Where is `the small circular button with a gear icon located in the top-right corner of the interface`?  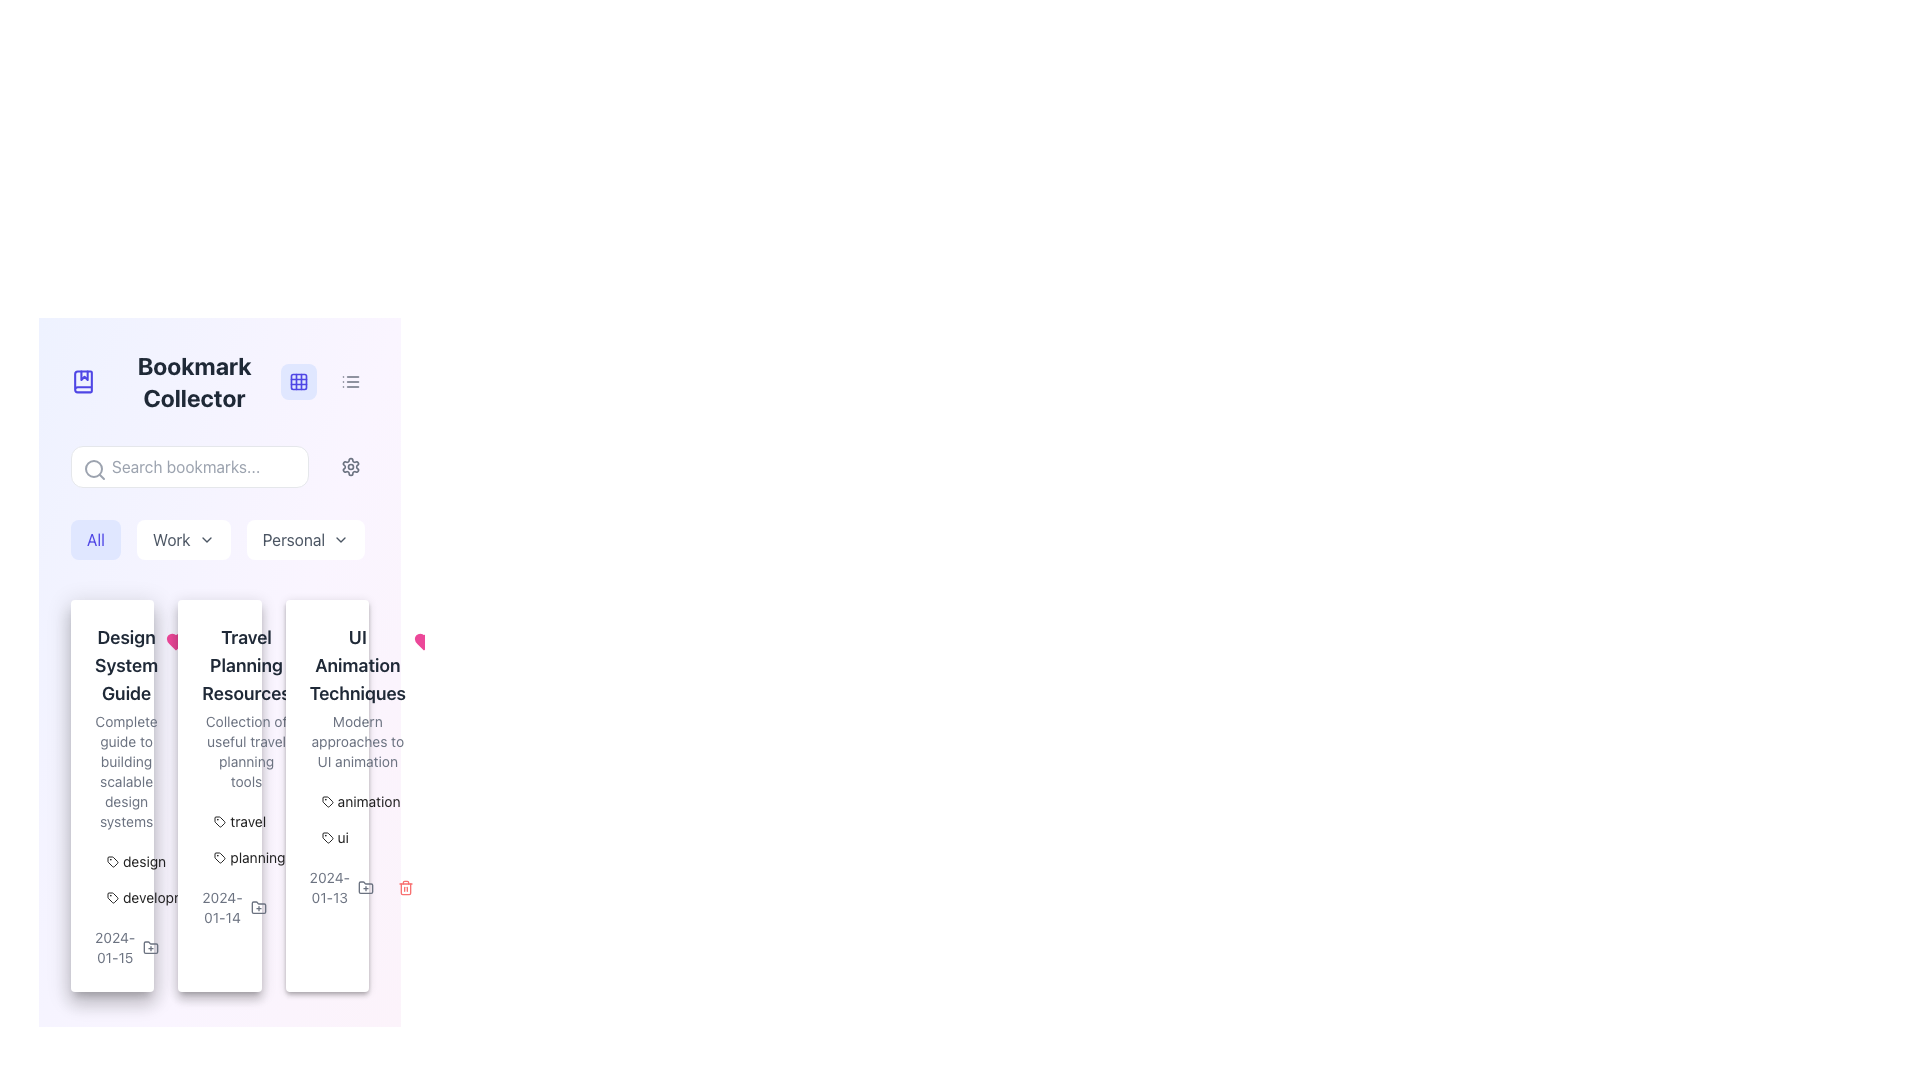 the small circular button with a gear icon located in the top-right corner of the interface is located at coordinates (350, 466).